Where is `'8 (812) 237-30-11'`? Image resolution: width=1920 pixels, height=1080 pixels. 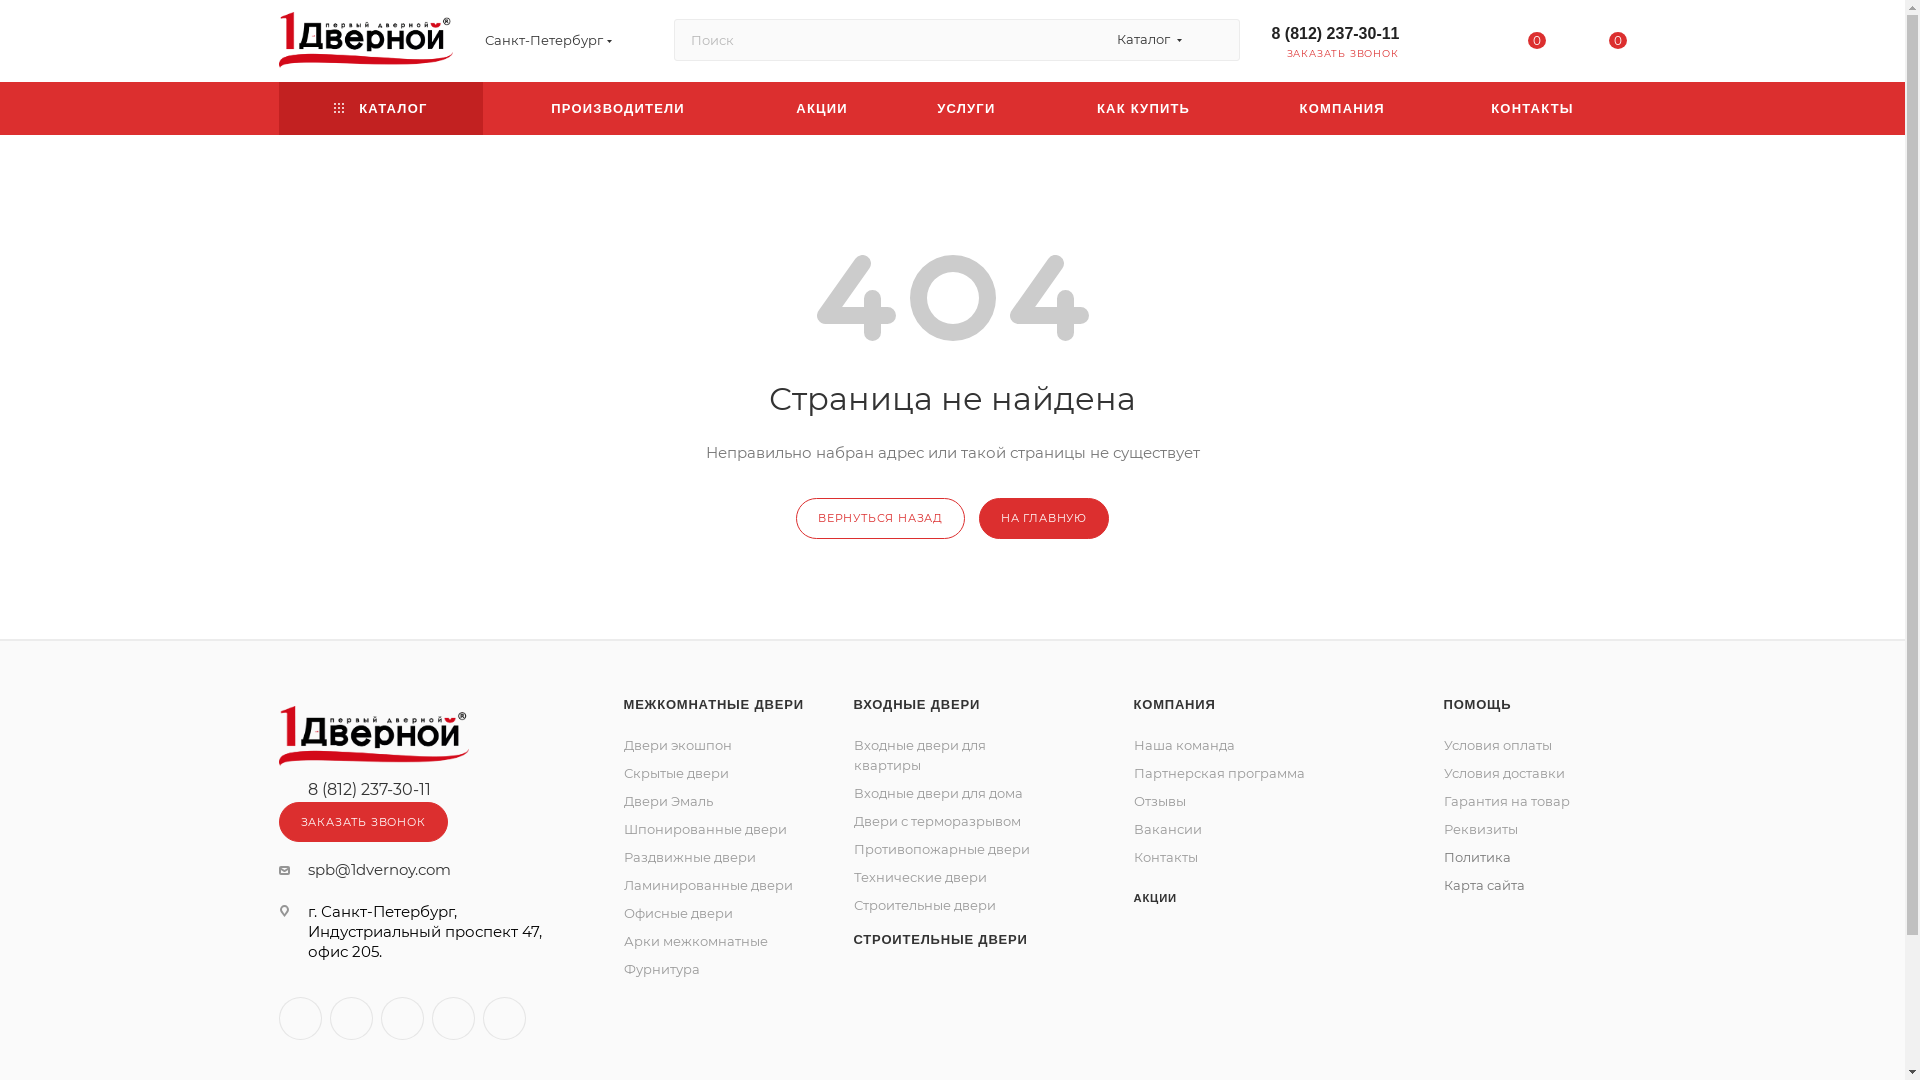
'8 (812) 237-30-11' is located at coordinates (1335, 32).